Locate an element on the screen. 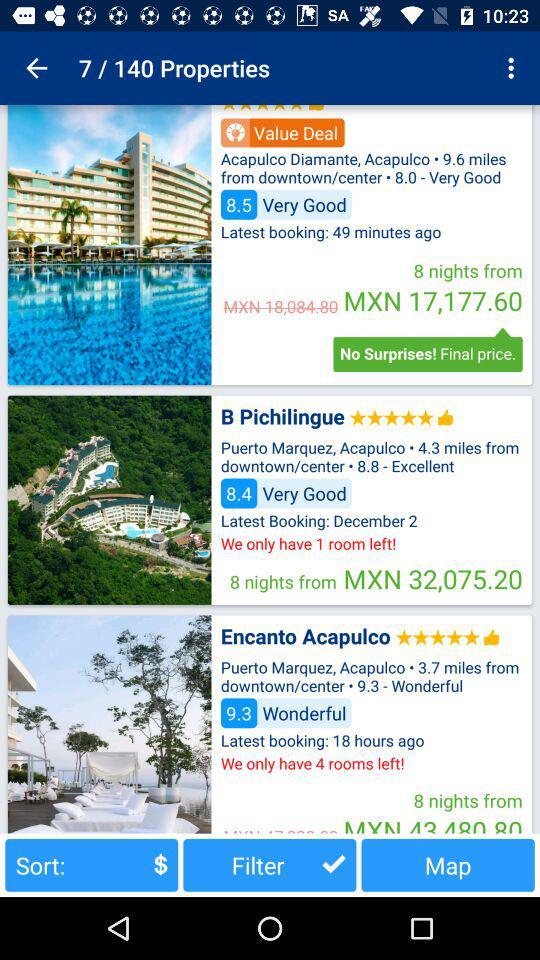  profile picture is located at coordinates (109, 499).